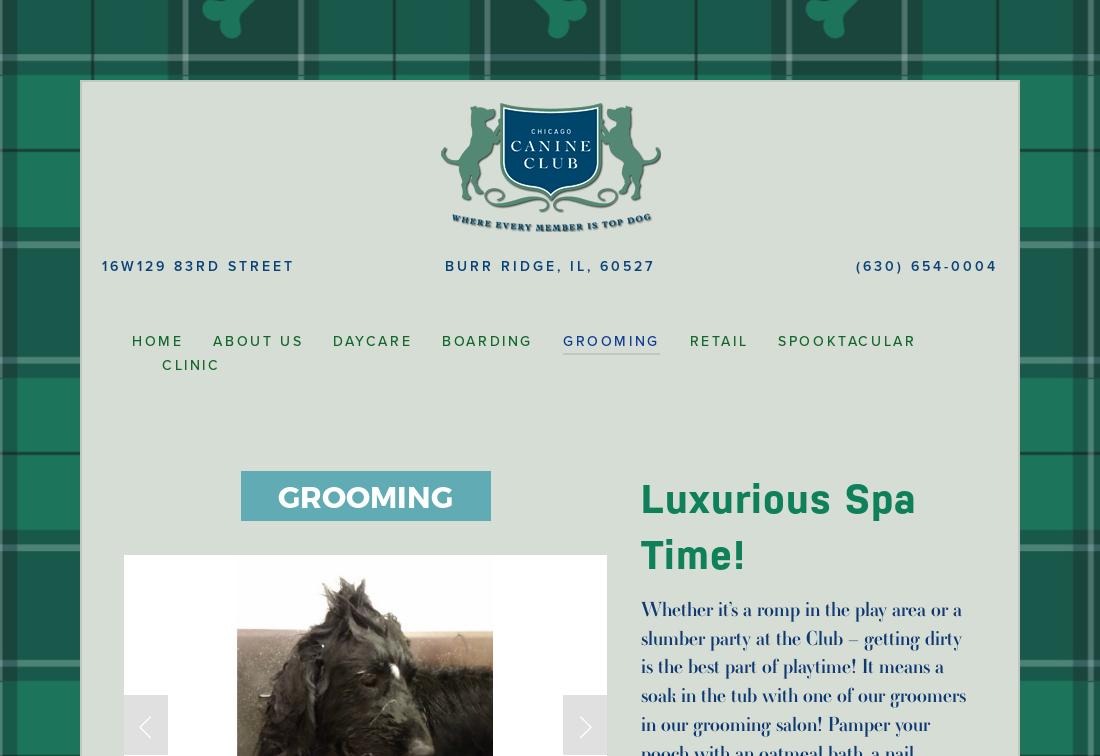 Image resolution: width=1100 pixels, height=756 pixels. I want to click on 'About Us', so click(257, 341).